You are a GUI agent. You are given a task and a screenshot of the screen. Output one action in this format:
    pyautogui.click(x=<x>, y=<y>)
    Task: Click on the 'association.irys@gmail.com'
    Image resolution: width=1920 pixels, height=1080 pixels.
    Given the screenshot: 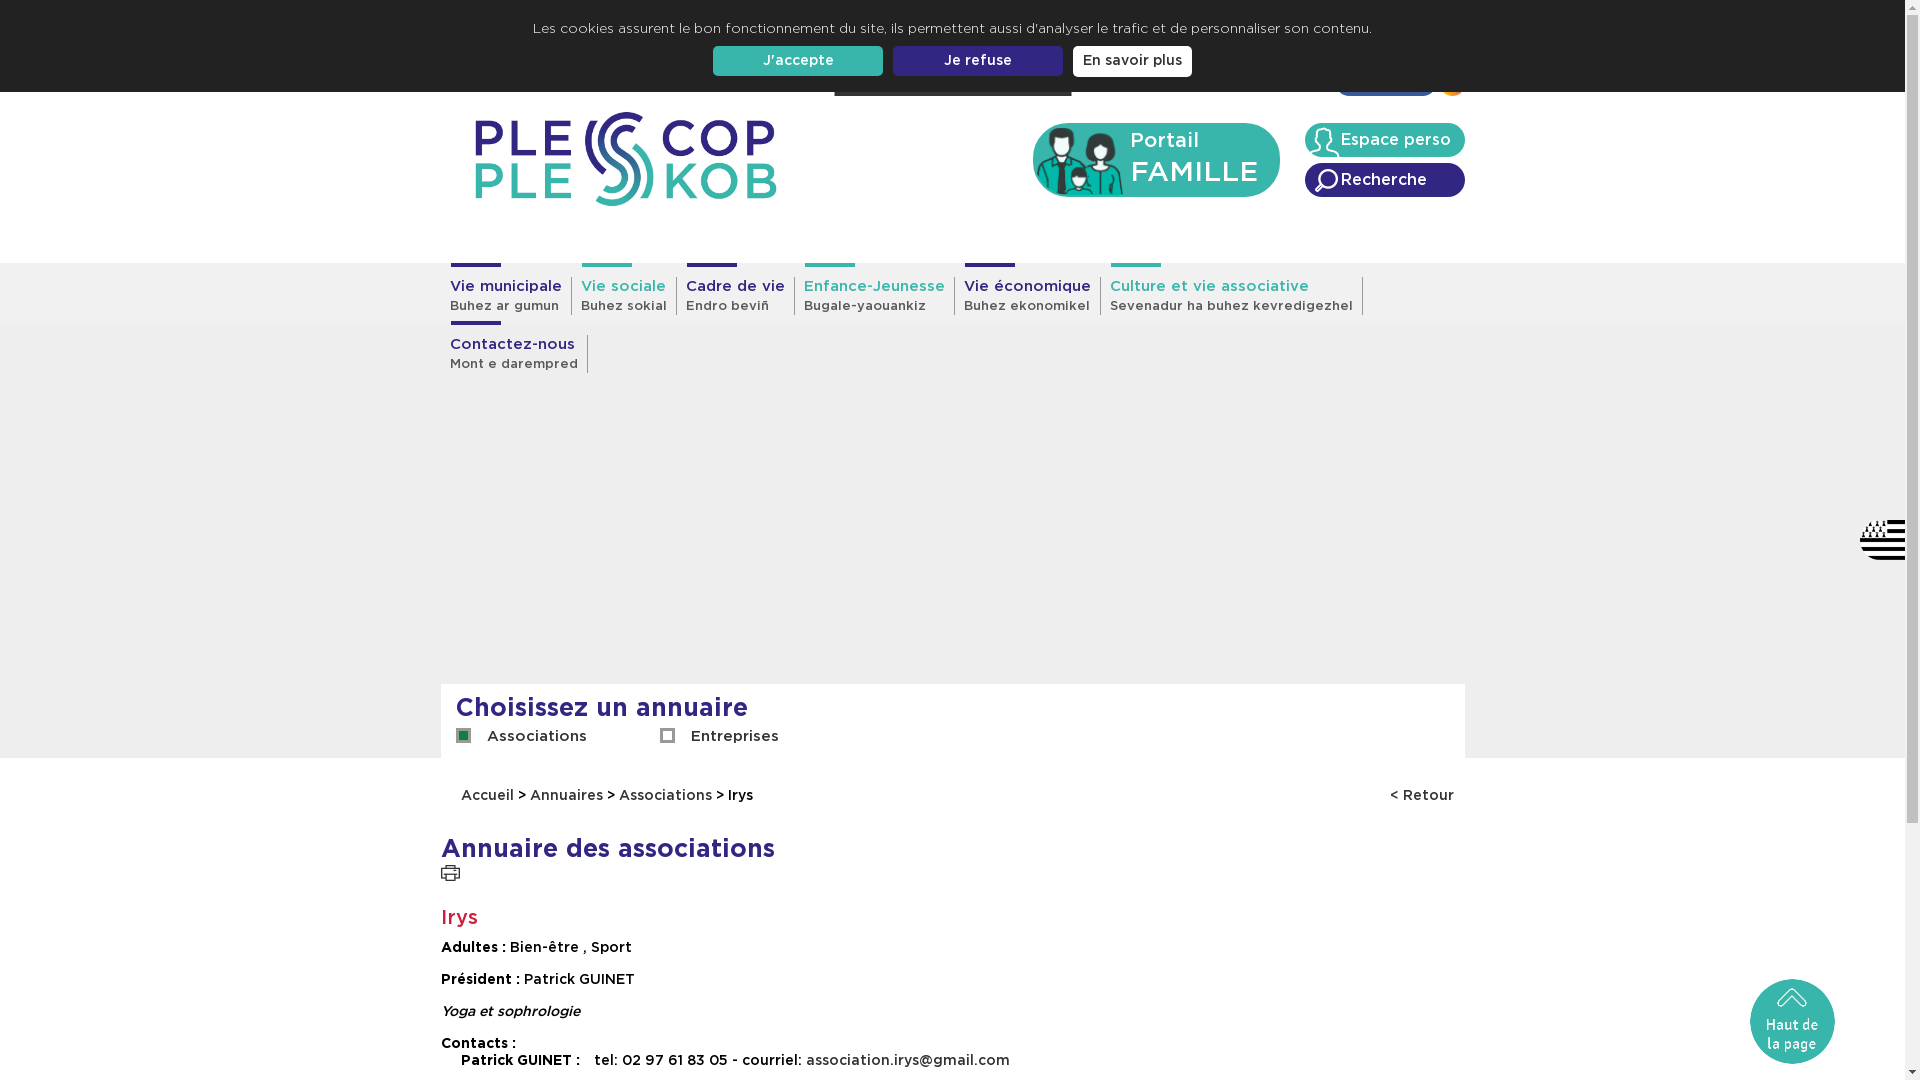 What is the action you would take?
    pyautogui.click(x=906, y=1059)
    